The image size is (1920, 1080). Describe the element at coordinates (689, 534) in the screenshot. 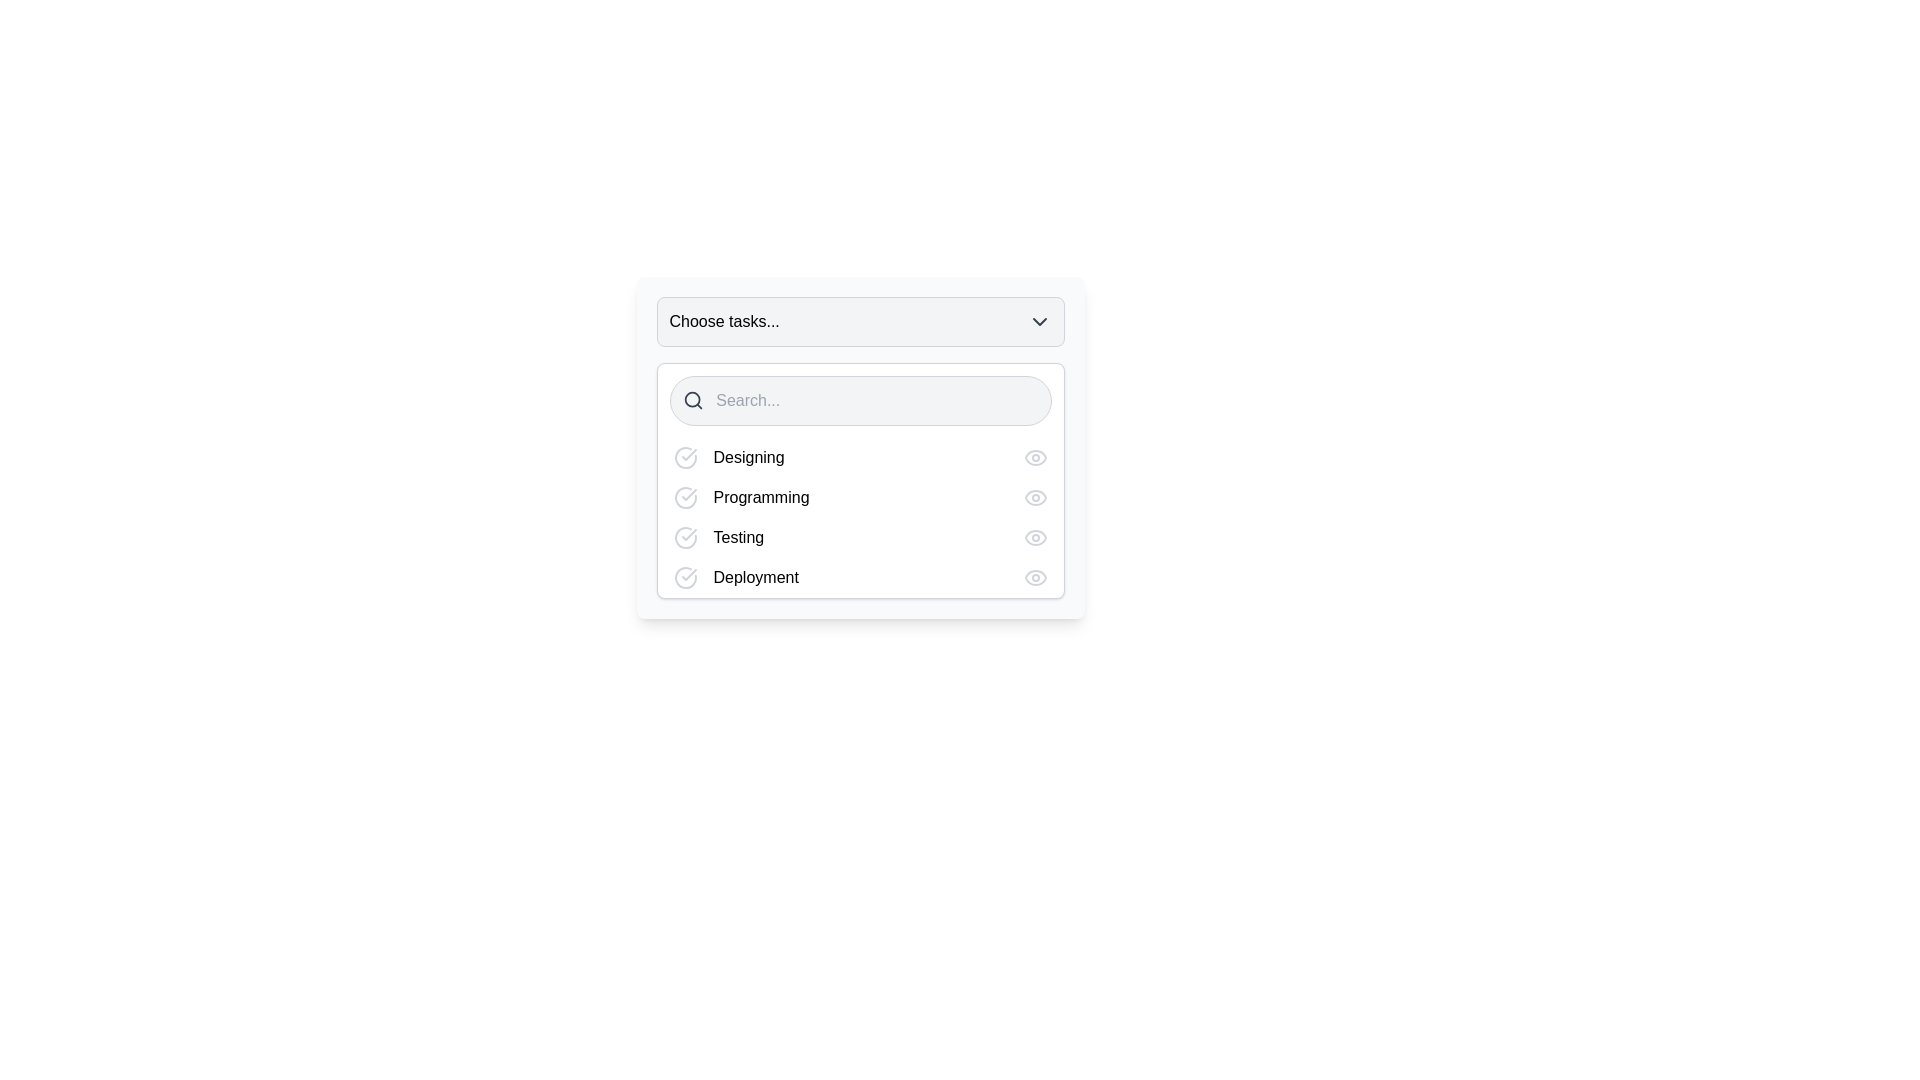

I see `the checkmark graphic within the circular icon that indicates the completed state for the 'Testing' option in the dropdown menu` at that location.